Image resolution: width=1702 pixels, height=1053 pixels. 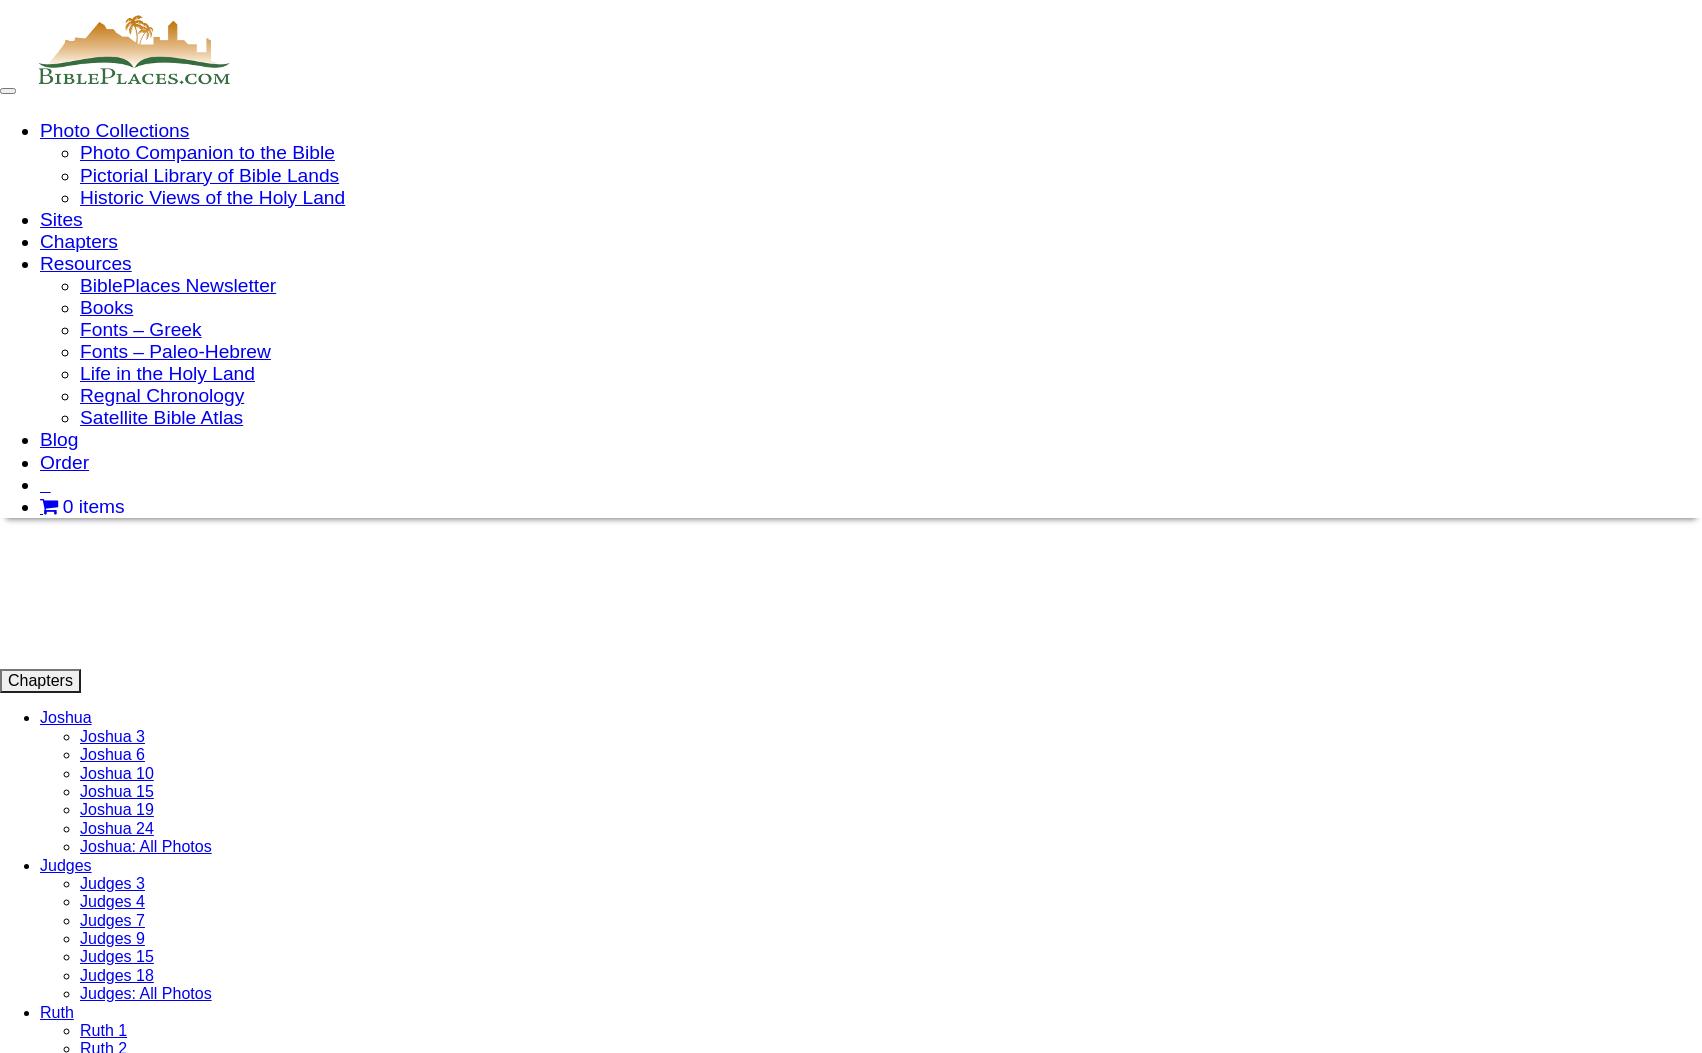 I want to click on 'Judges: All Photos', so click(x=144, y=993).